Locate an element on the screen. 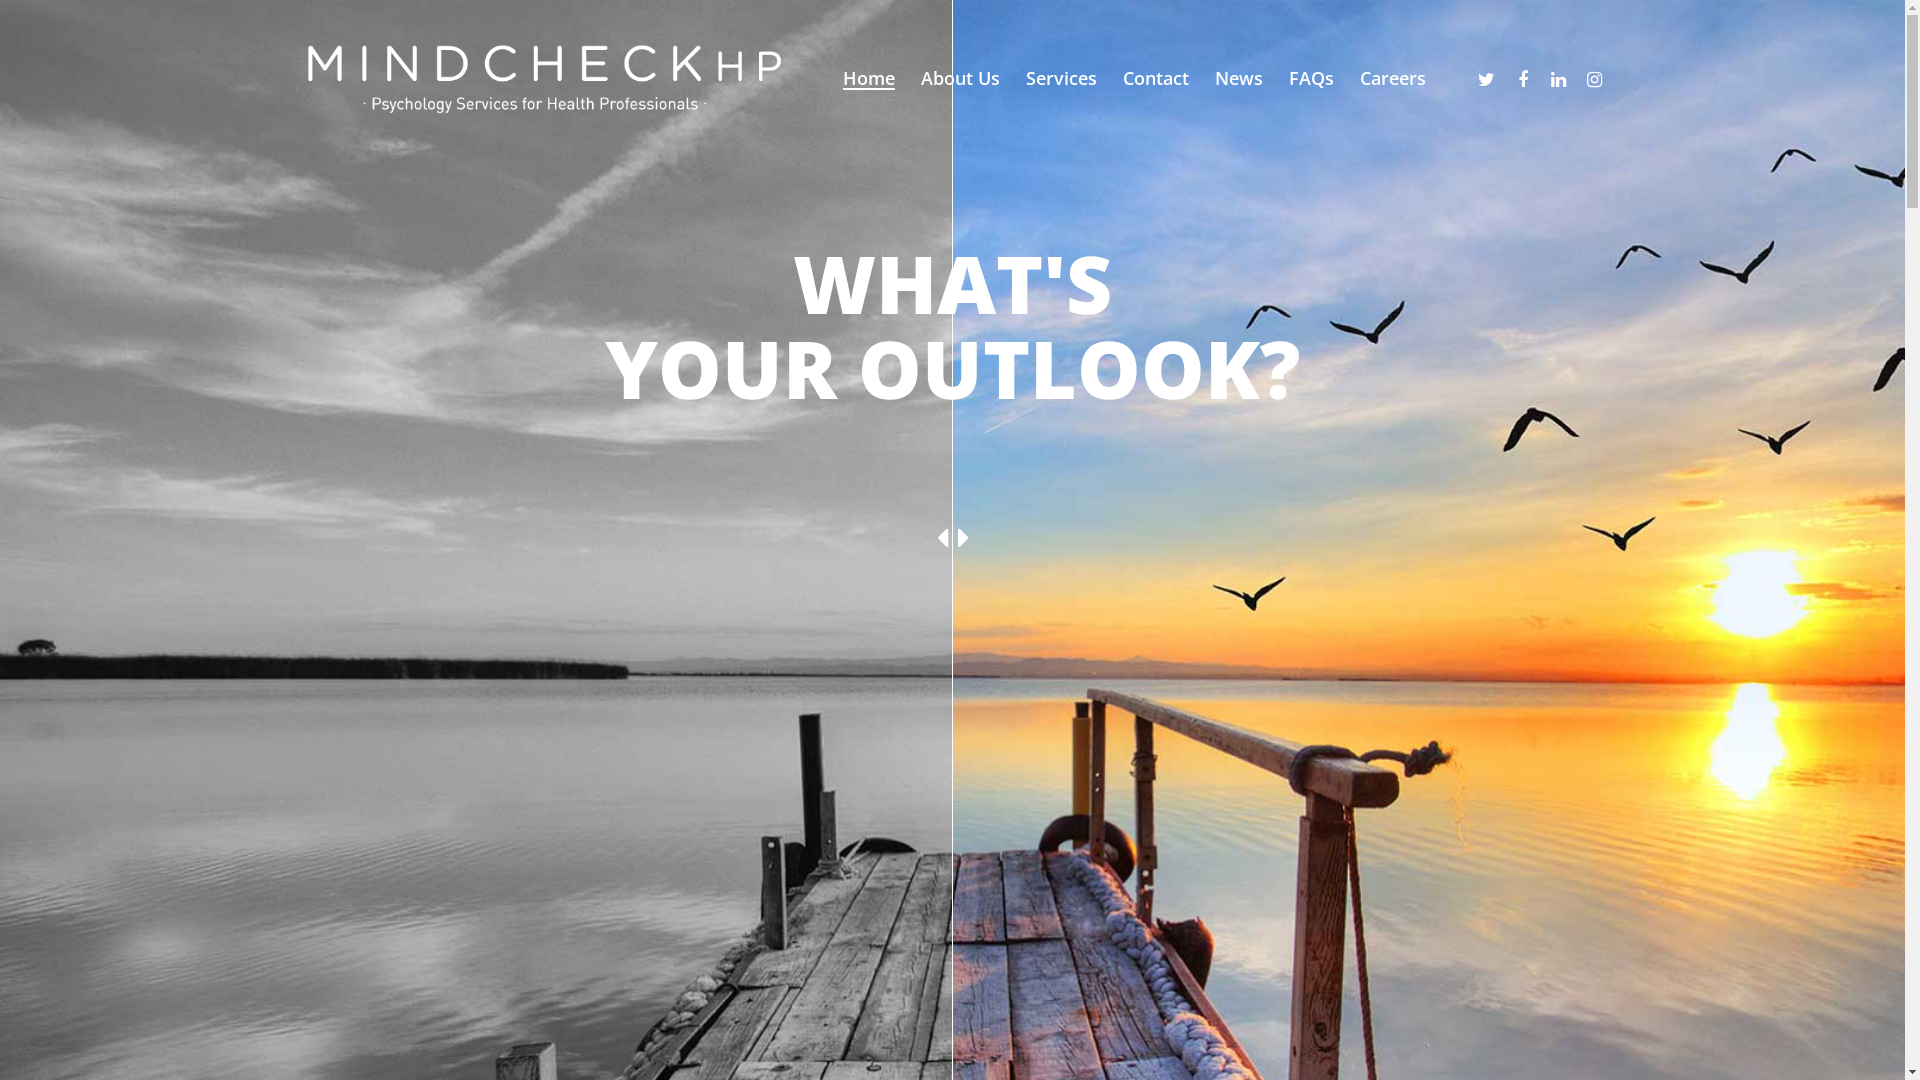 The image size is (1920, 1080). 'Careers' is located at coordinates (1359, 76).